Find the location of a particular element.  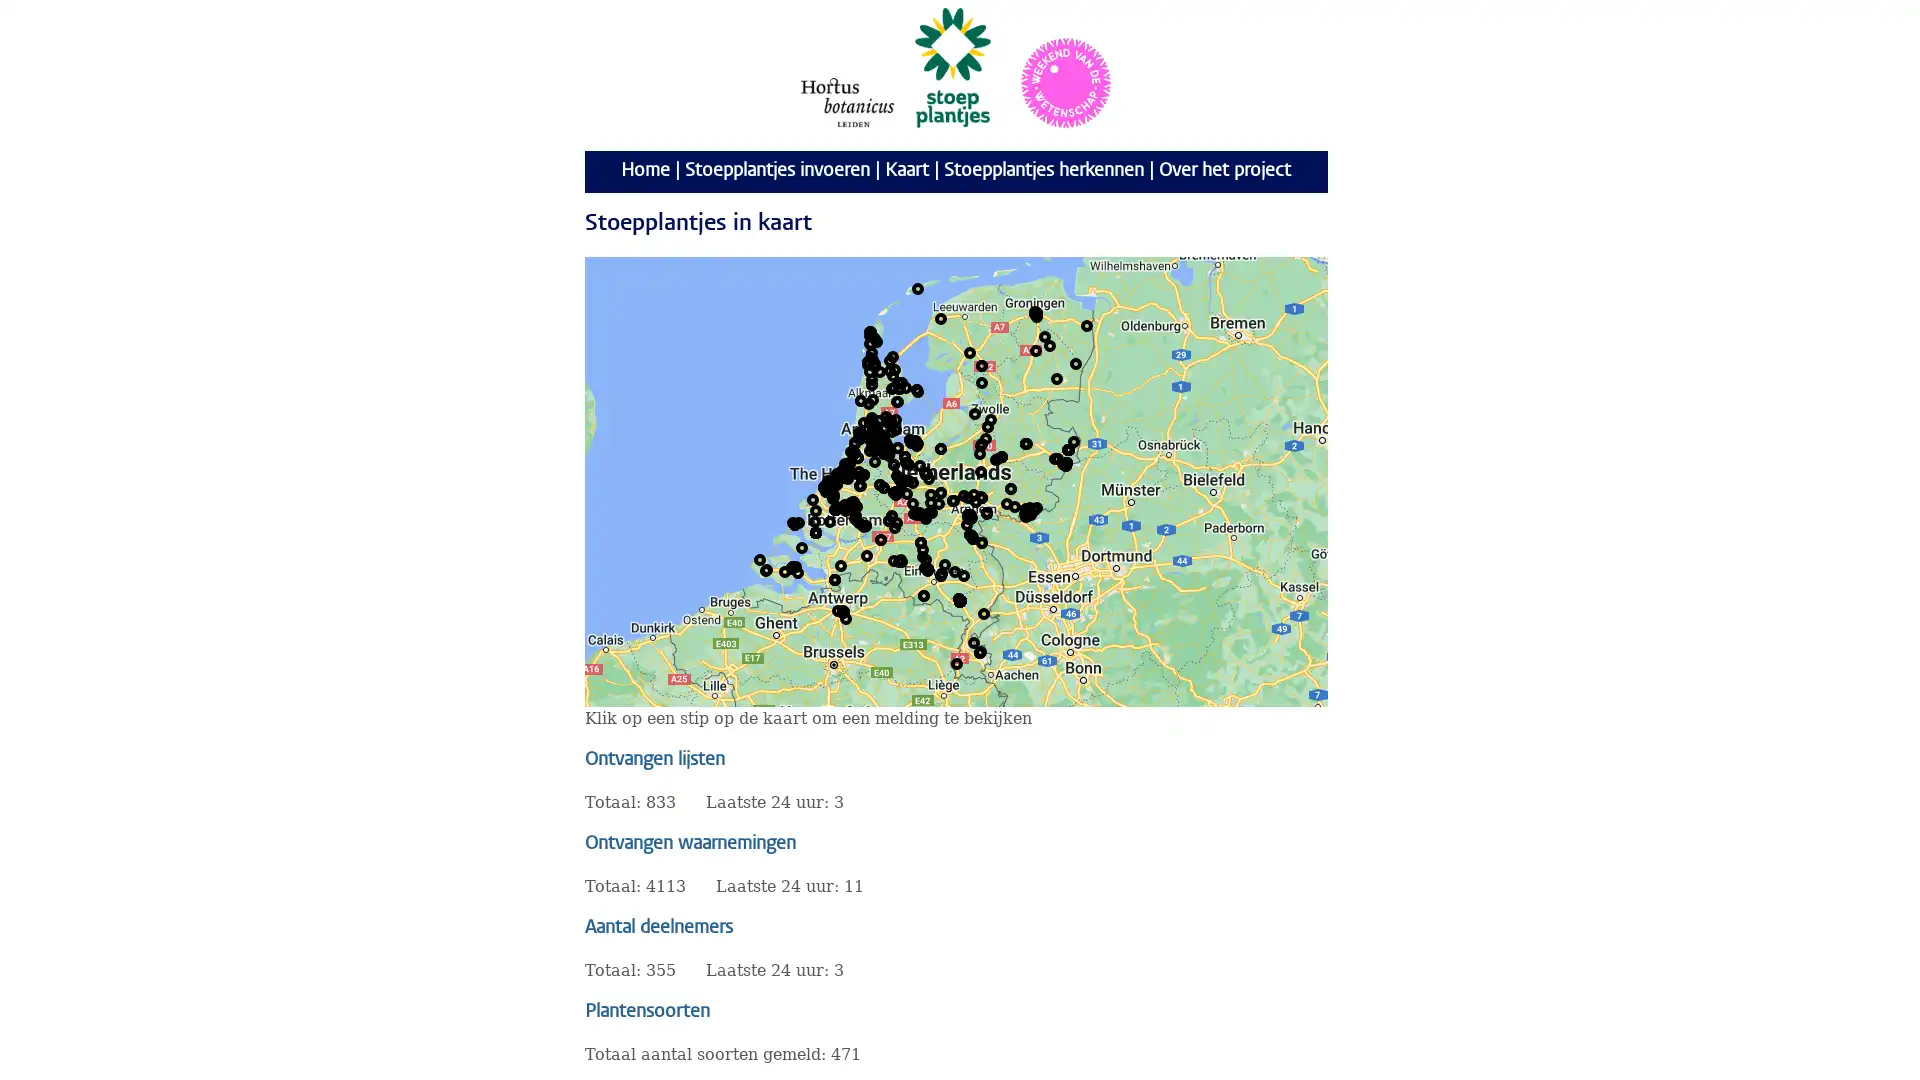

Telling van Lotte op 21 april 2022 is located at coordinates (882, 439).